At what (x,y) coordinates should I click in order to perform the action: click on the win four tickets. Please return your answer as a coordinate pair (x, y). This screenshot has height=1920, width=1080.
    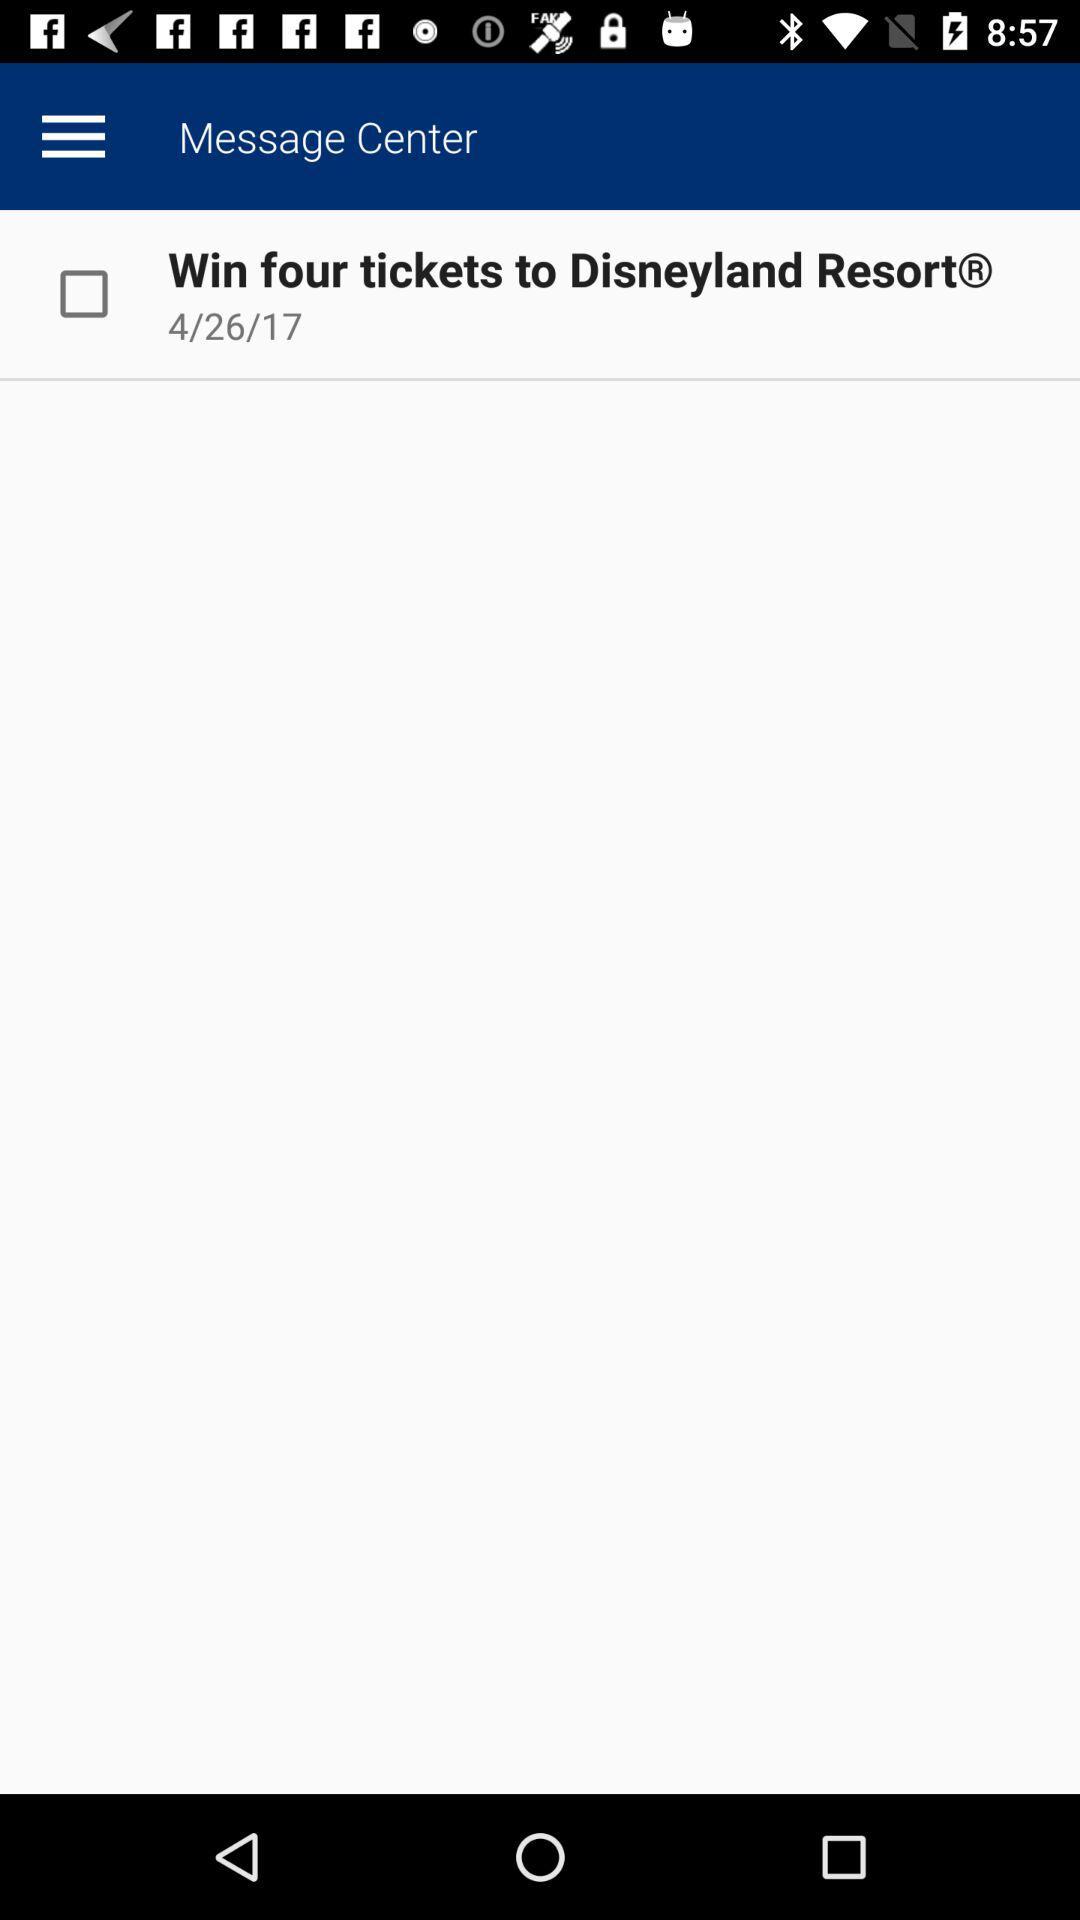
    Looking at the image, I should click on (580, 267).